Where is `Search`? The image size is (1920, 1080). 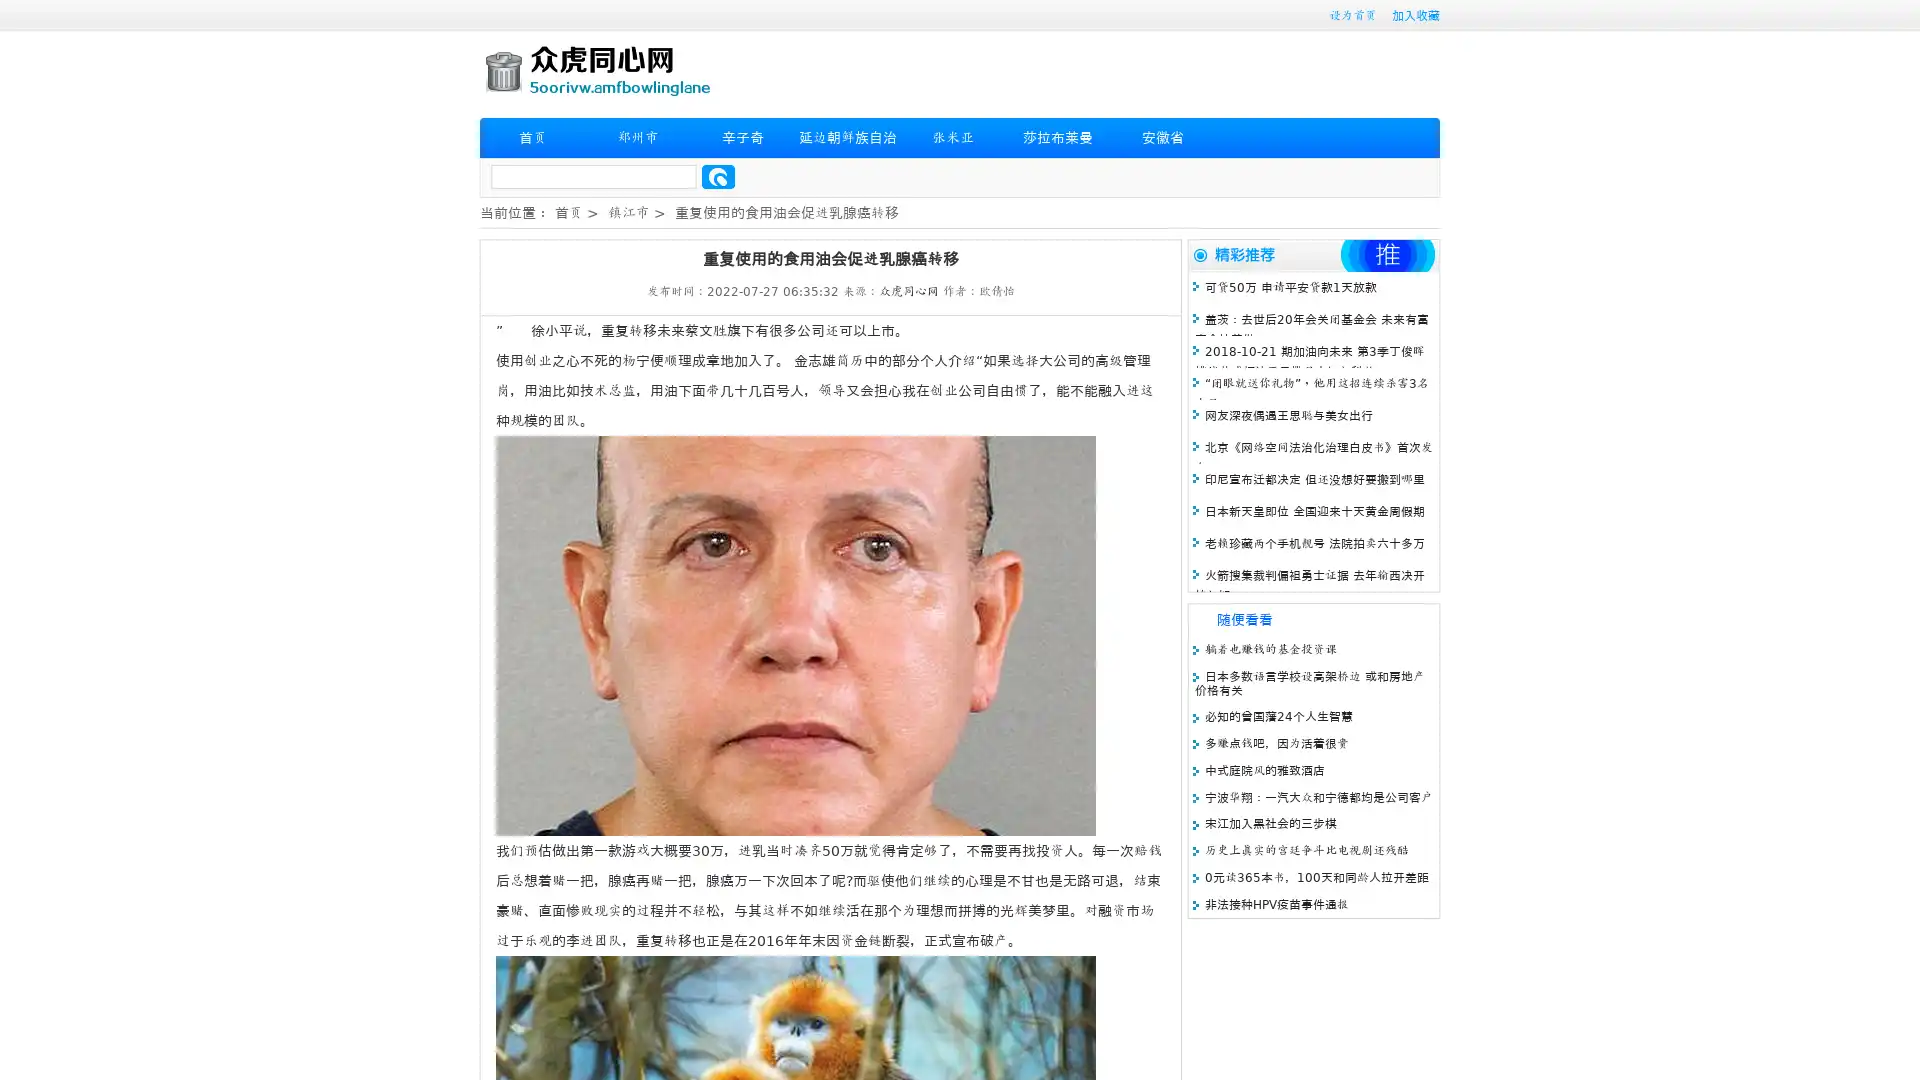 Search is located at coordinates (718, 176).